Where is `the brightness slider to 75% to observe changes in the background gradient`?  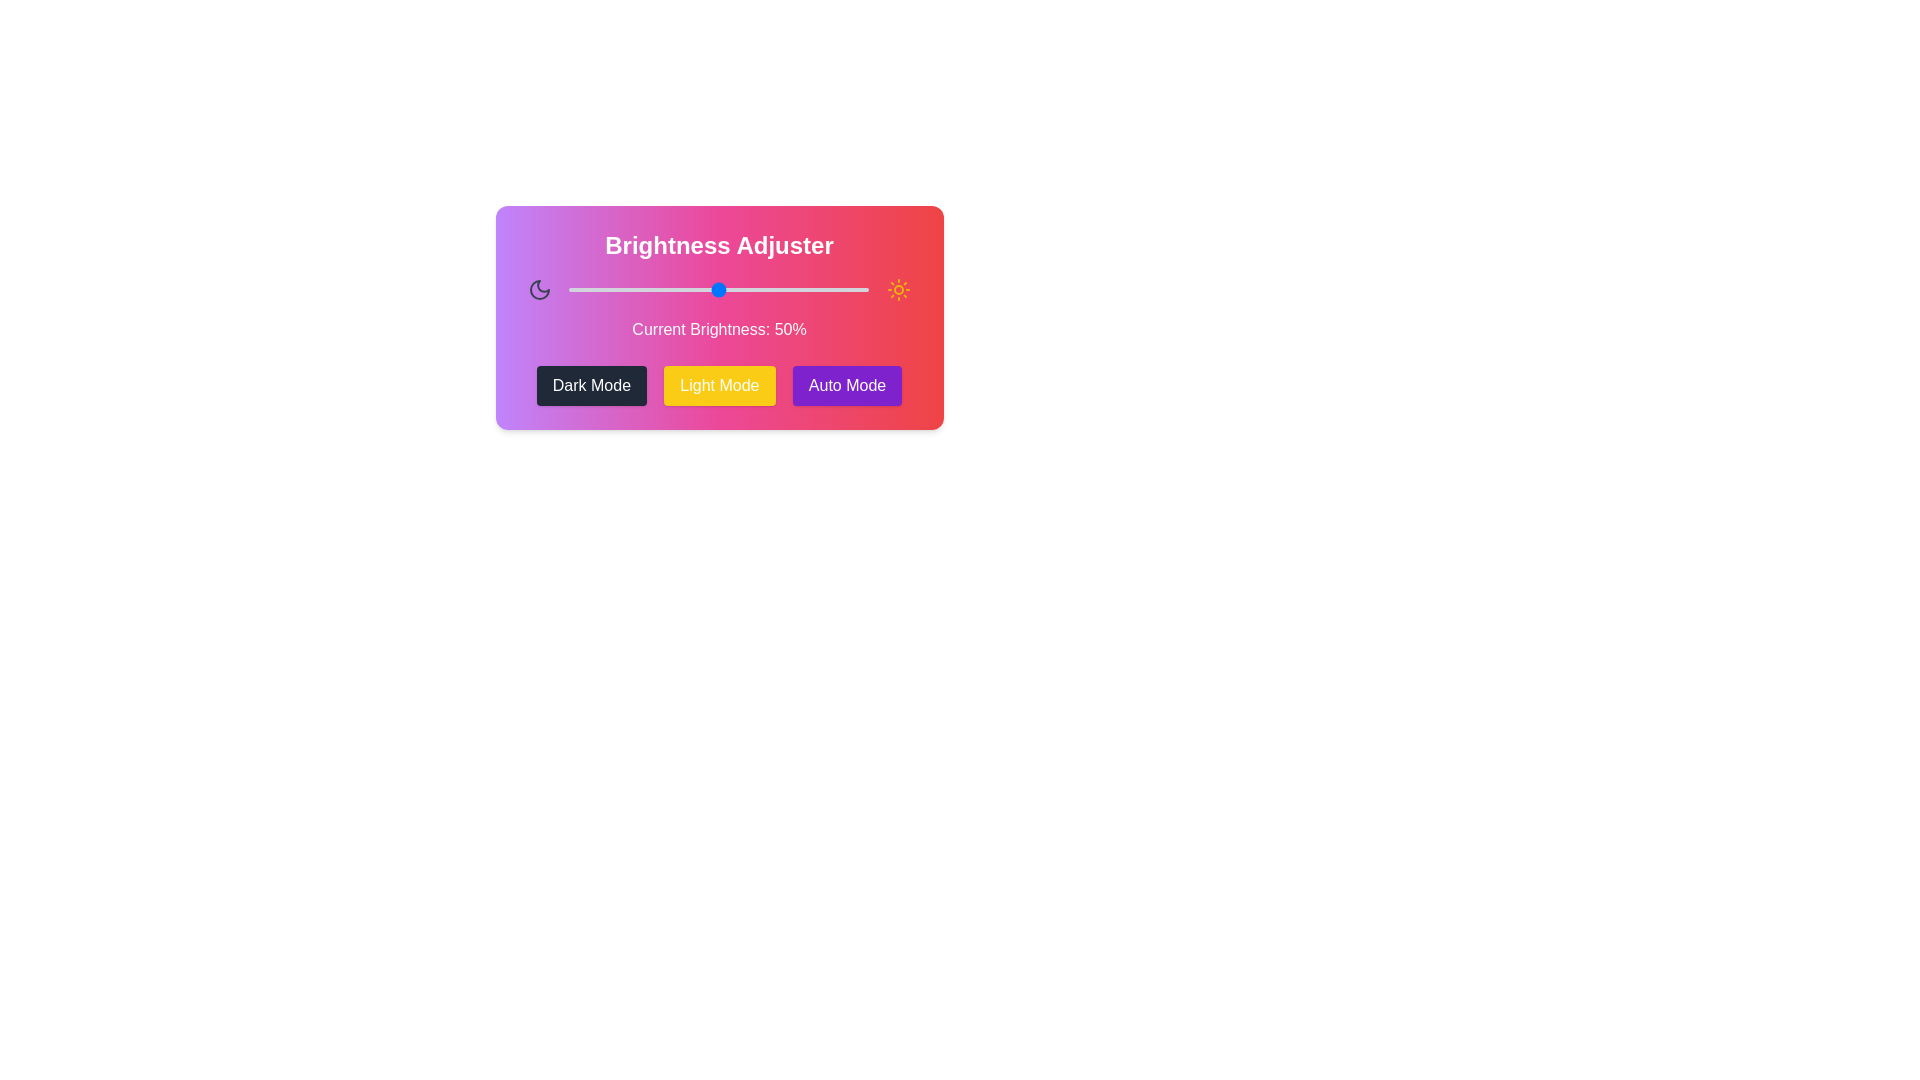
the brightness slider to 75% to observe changes in the background gradient is located at coordinates (792, 289).